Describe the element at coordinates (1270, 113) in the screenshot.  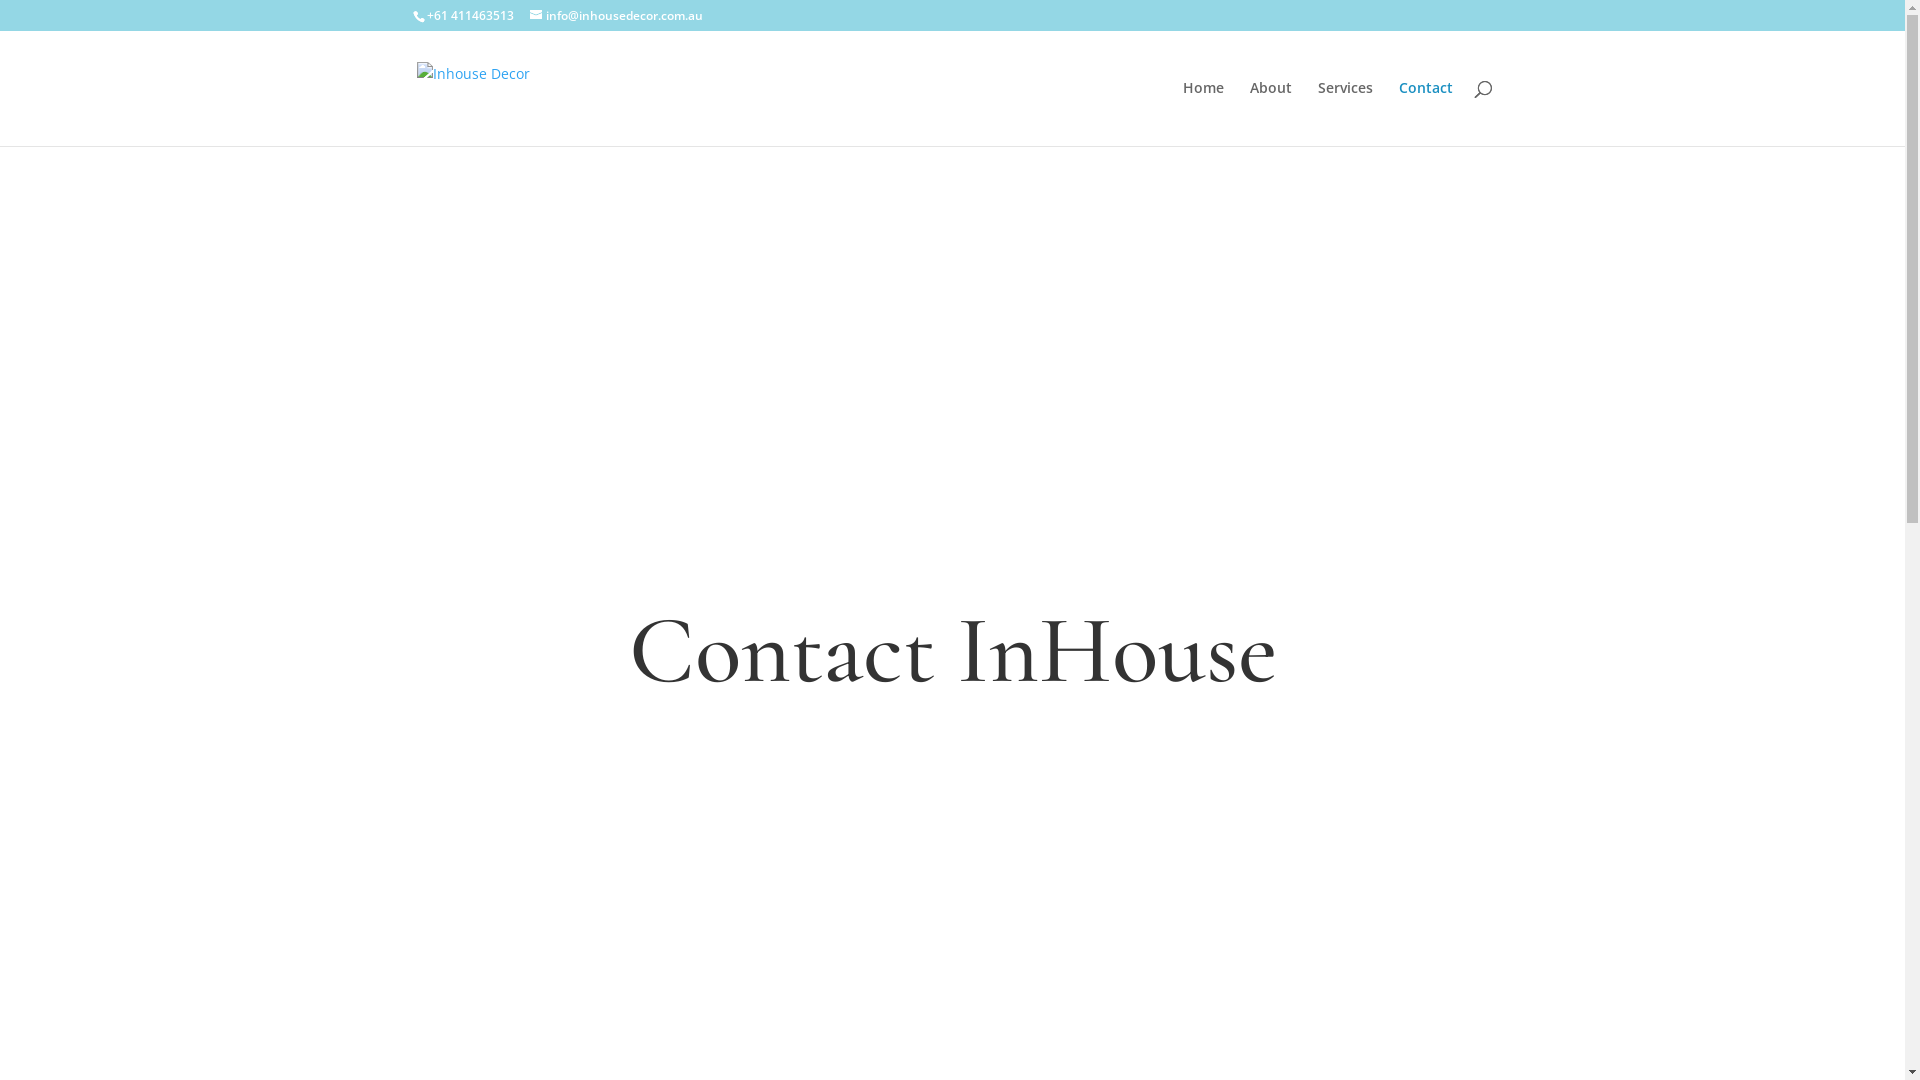
I see `'About'` at that location.